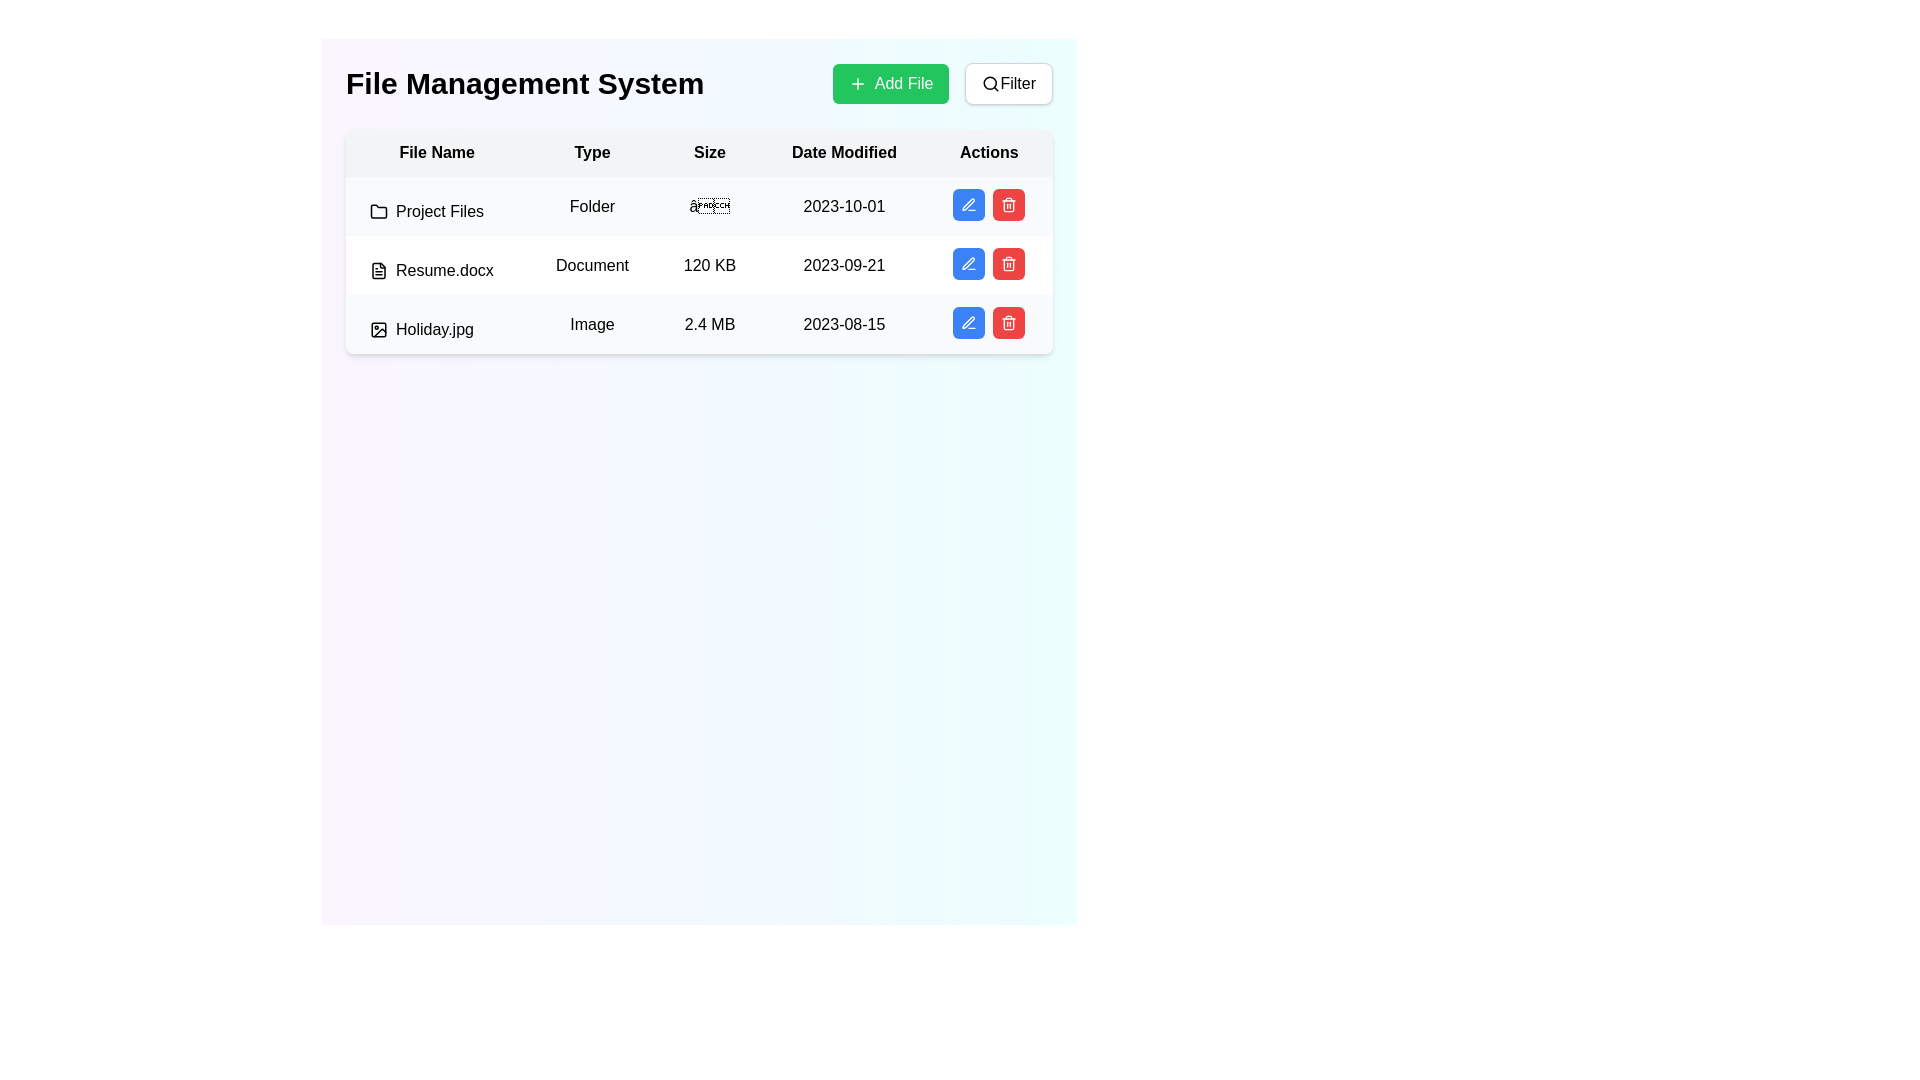 This screenshot has height=1080, width=1920. What do you see at coordinates (379, 270) in the screenshot?
I see `the small file icon resembling a document, which has a black outline and white background, located to the left of the text 'Resume.docx' in the 'File Name' column of the table` at bounding box center [379, 270].